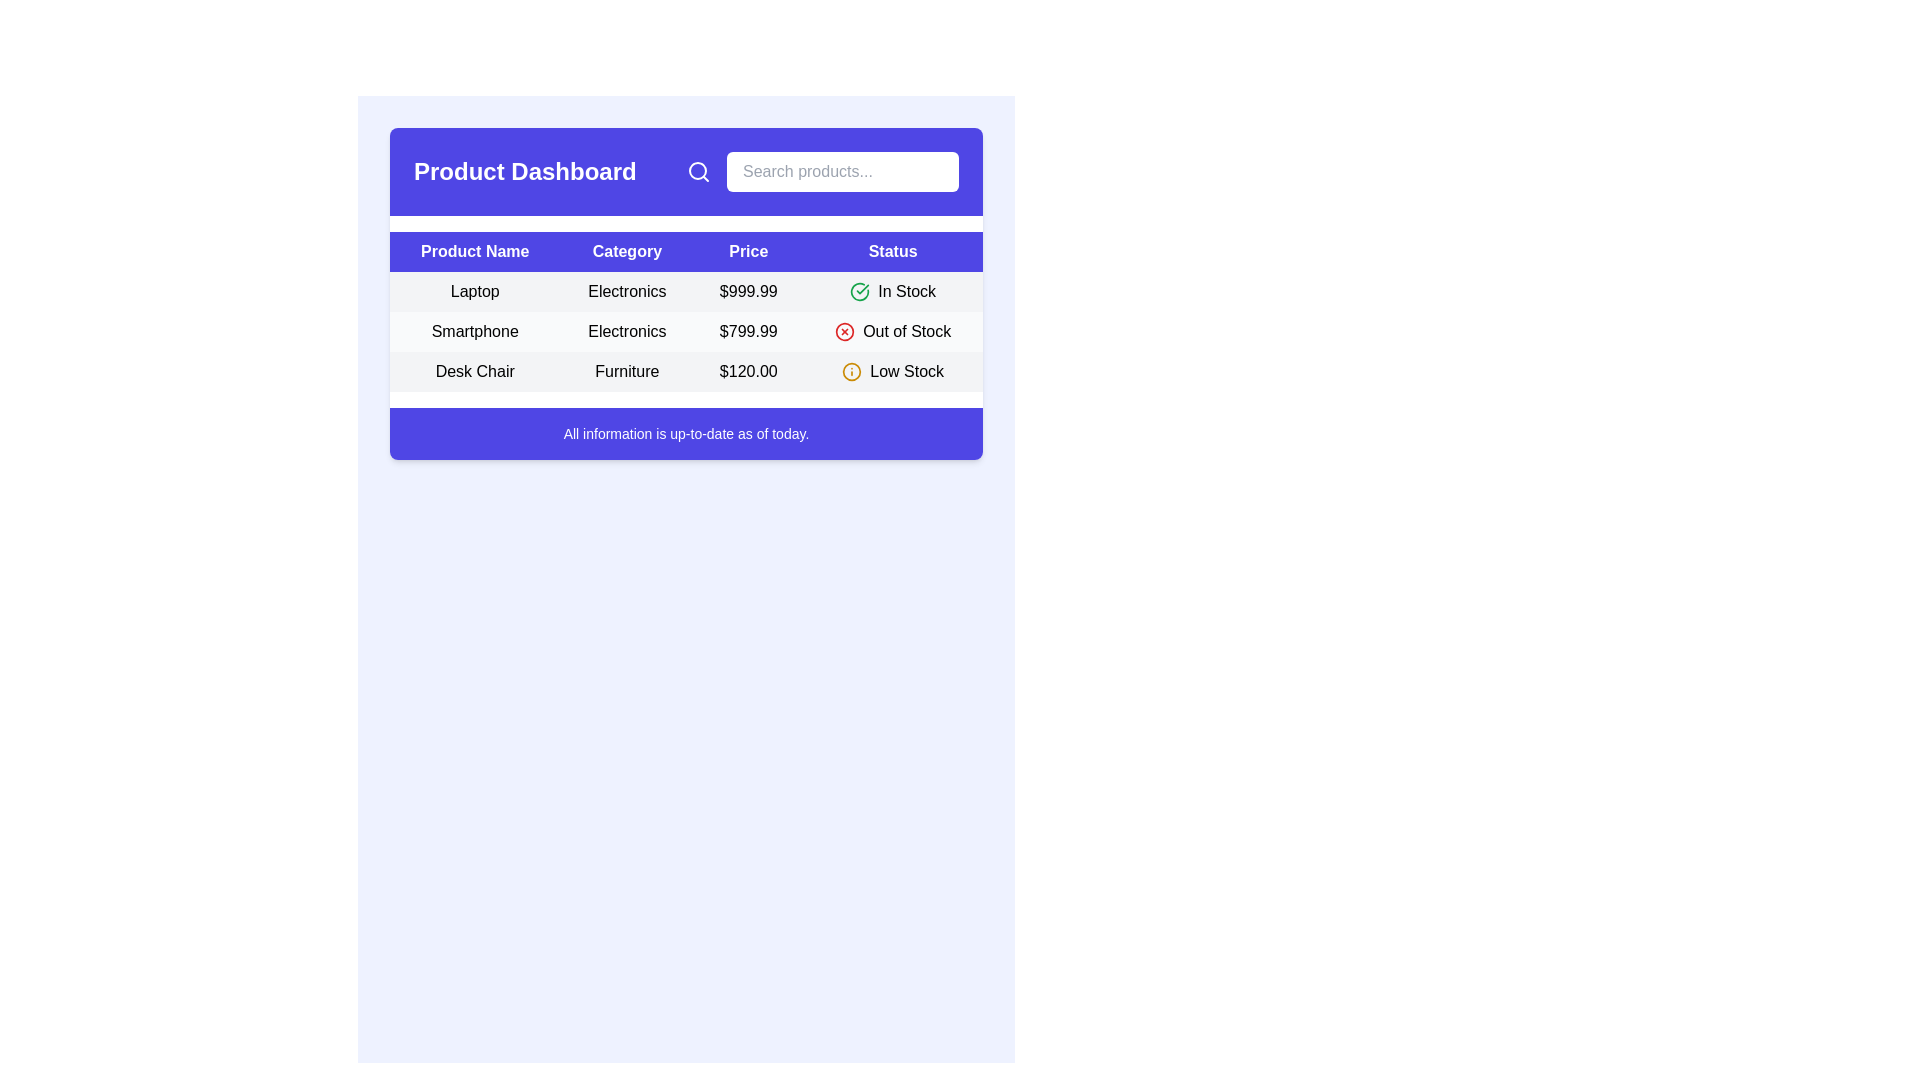 The height and width of the screenshot is (1080, 1920). I want to click on the circular shape at the center of the search icon, which is part of the SVG representing a magnifying glass, located to the right of the 'Product Dashboard' title and to the left of the search bar, so click(697, 169).